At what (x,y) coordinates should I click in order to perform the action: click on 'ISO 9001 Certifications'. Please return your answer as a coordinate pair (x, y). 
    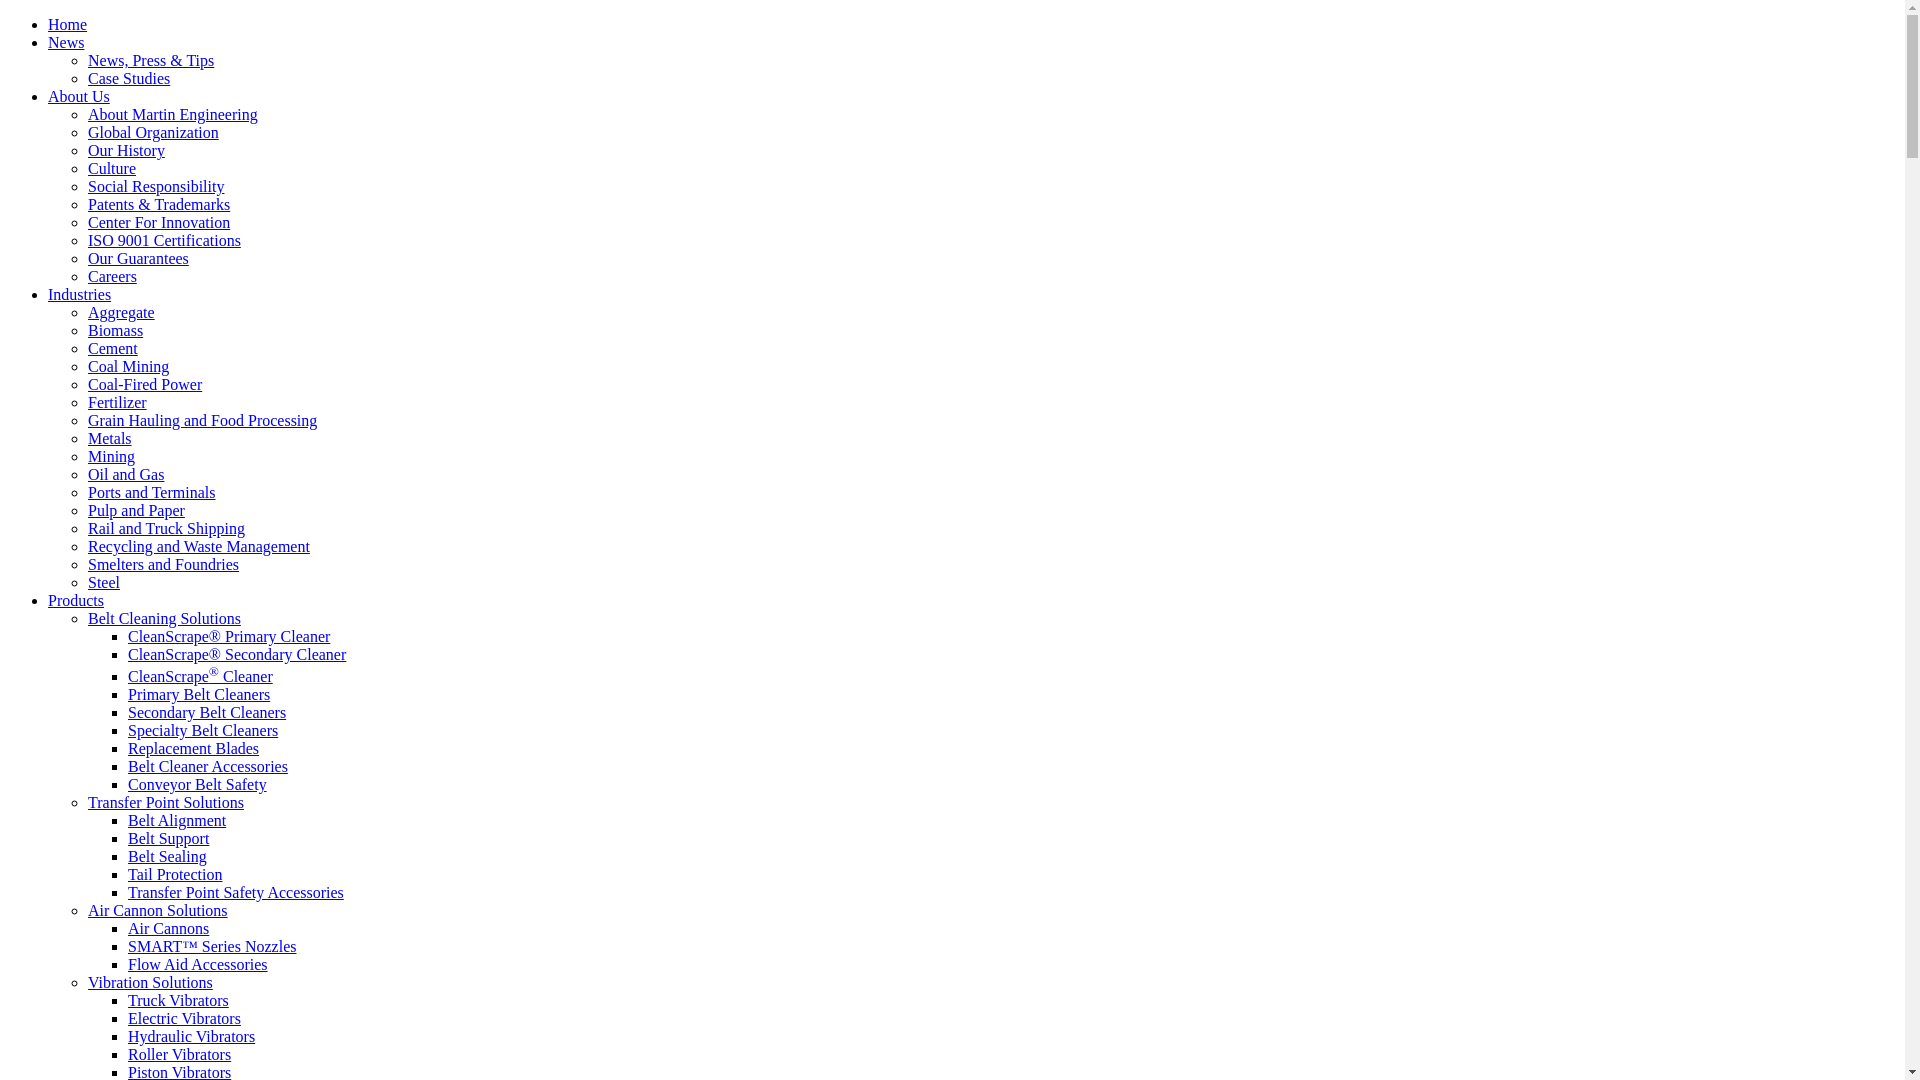
    Looking at the image, I should click on (164, 239).